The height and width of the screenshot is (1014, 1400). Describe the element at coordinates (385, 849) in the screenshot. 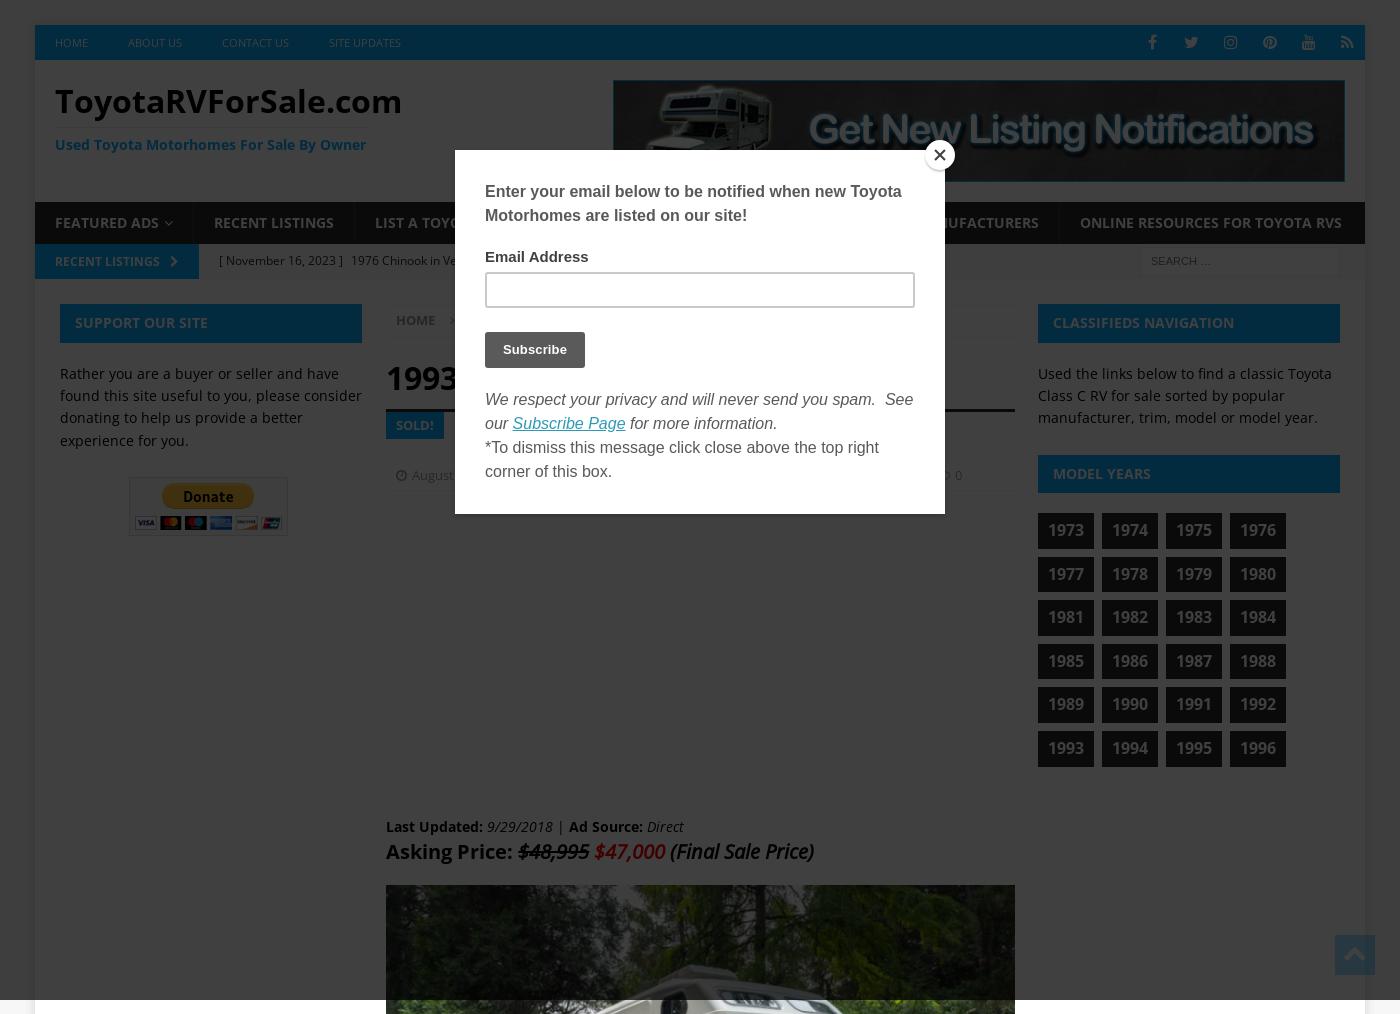

I see `'Asking Price:'` at that location.